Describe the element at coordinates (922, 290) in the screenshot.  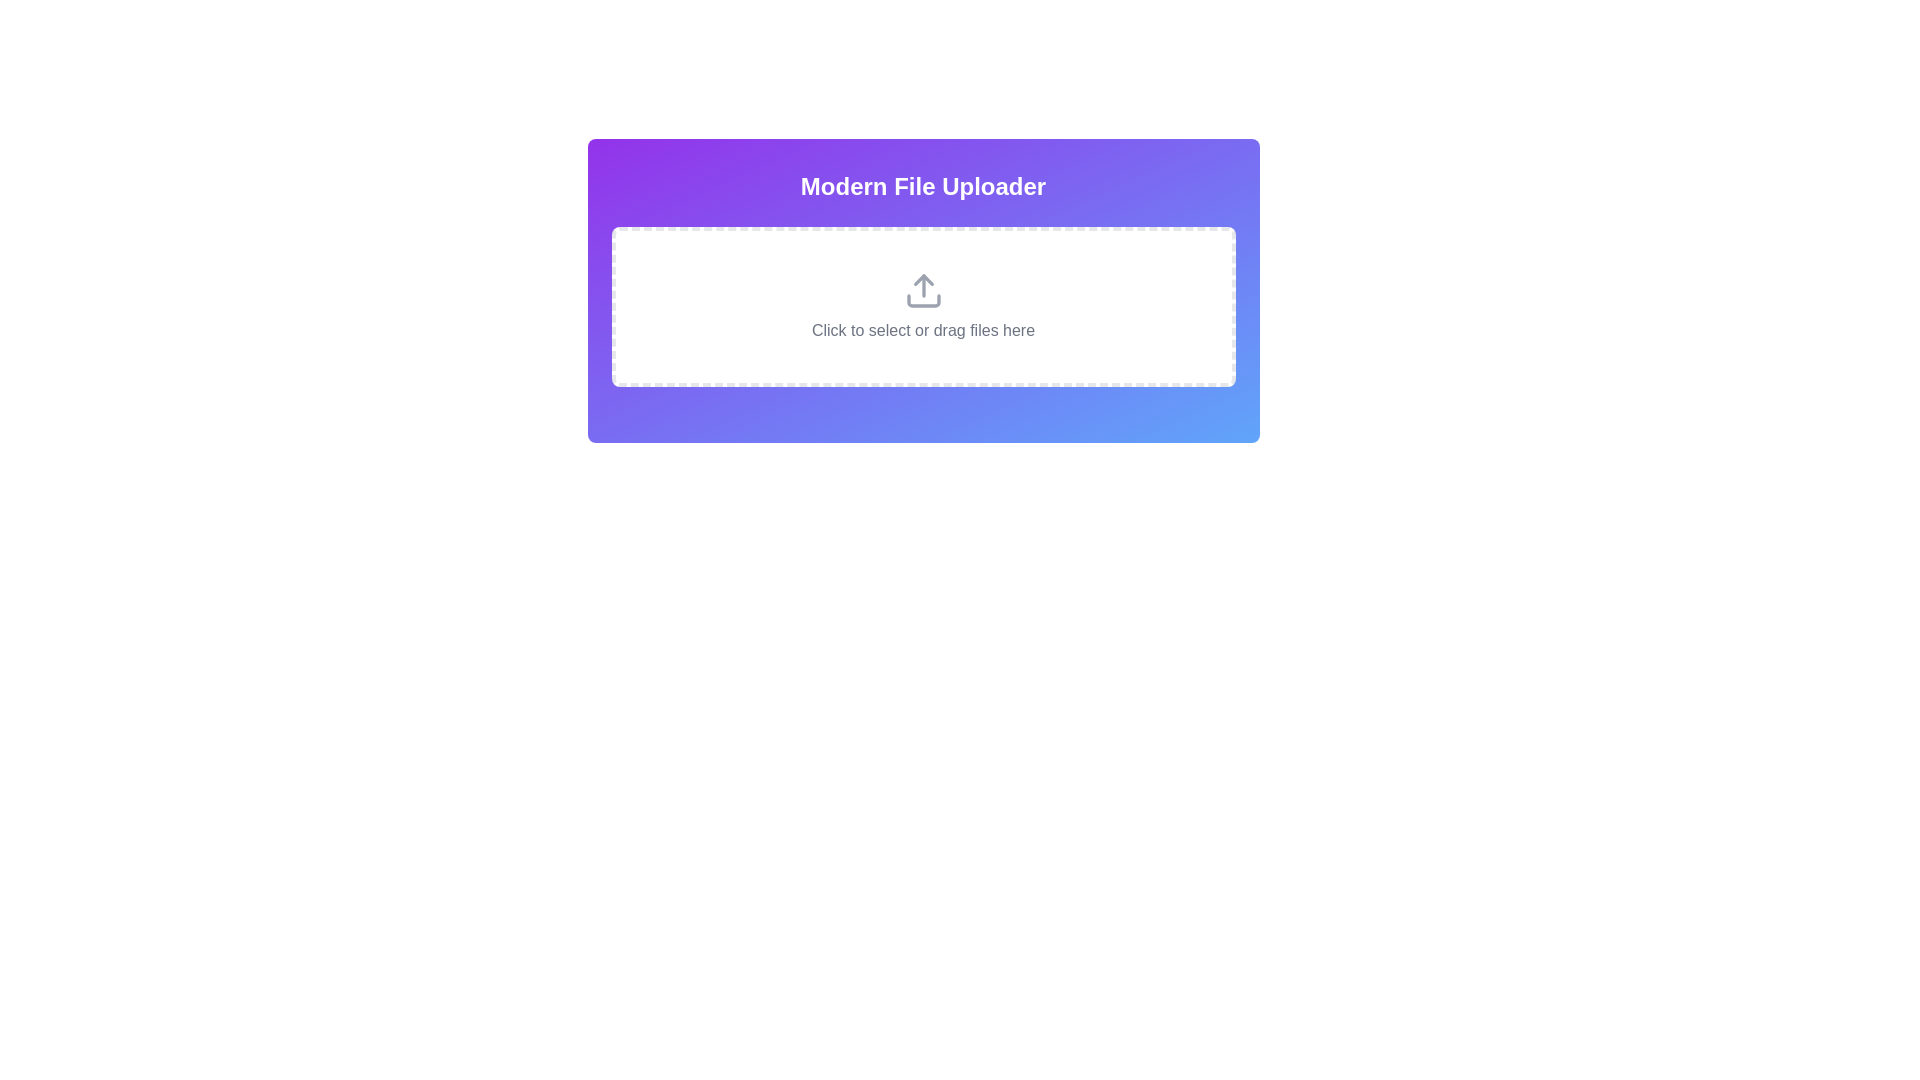
I see `the centered outlined icon depicting an upward arrow, located in the middle of the bordered white rectangular area labeled 'Click to select or drag files here'` at that location.